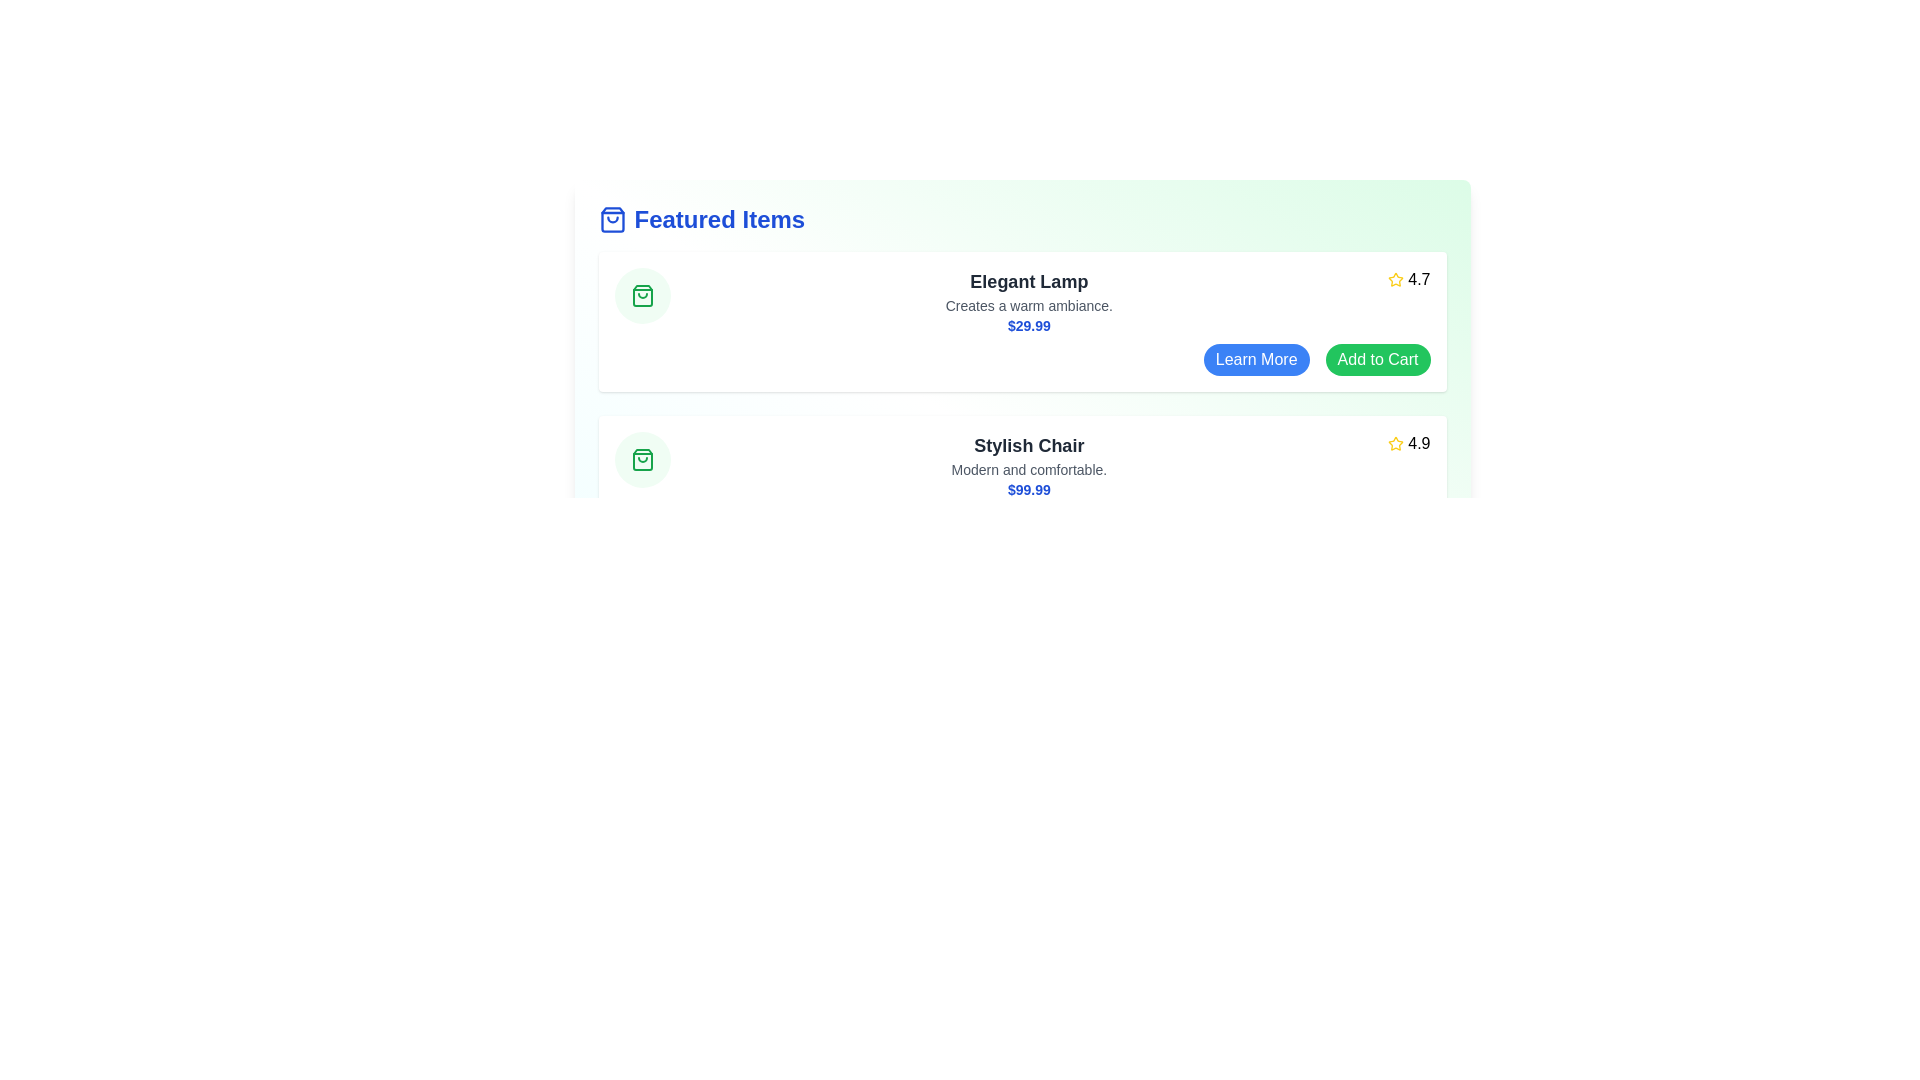  Describe the element at coordinates (1408, 280) in the screenshot. I see `the rating of the item 'Elegant Lamp' to view more information` at that location.